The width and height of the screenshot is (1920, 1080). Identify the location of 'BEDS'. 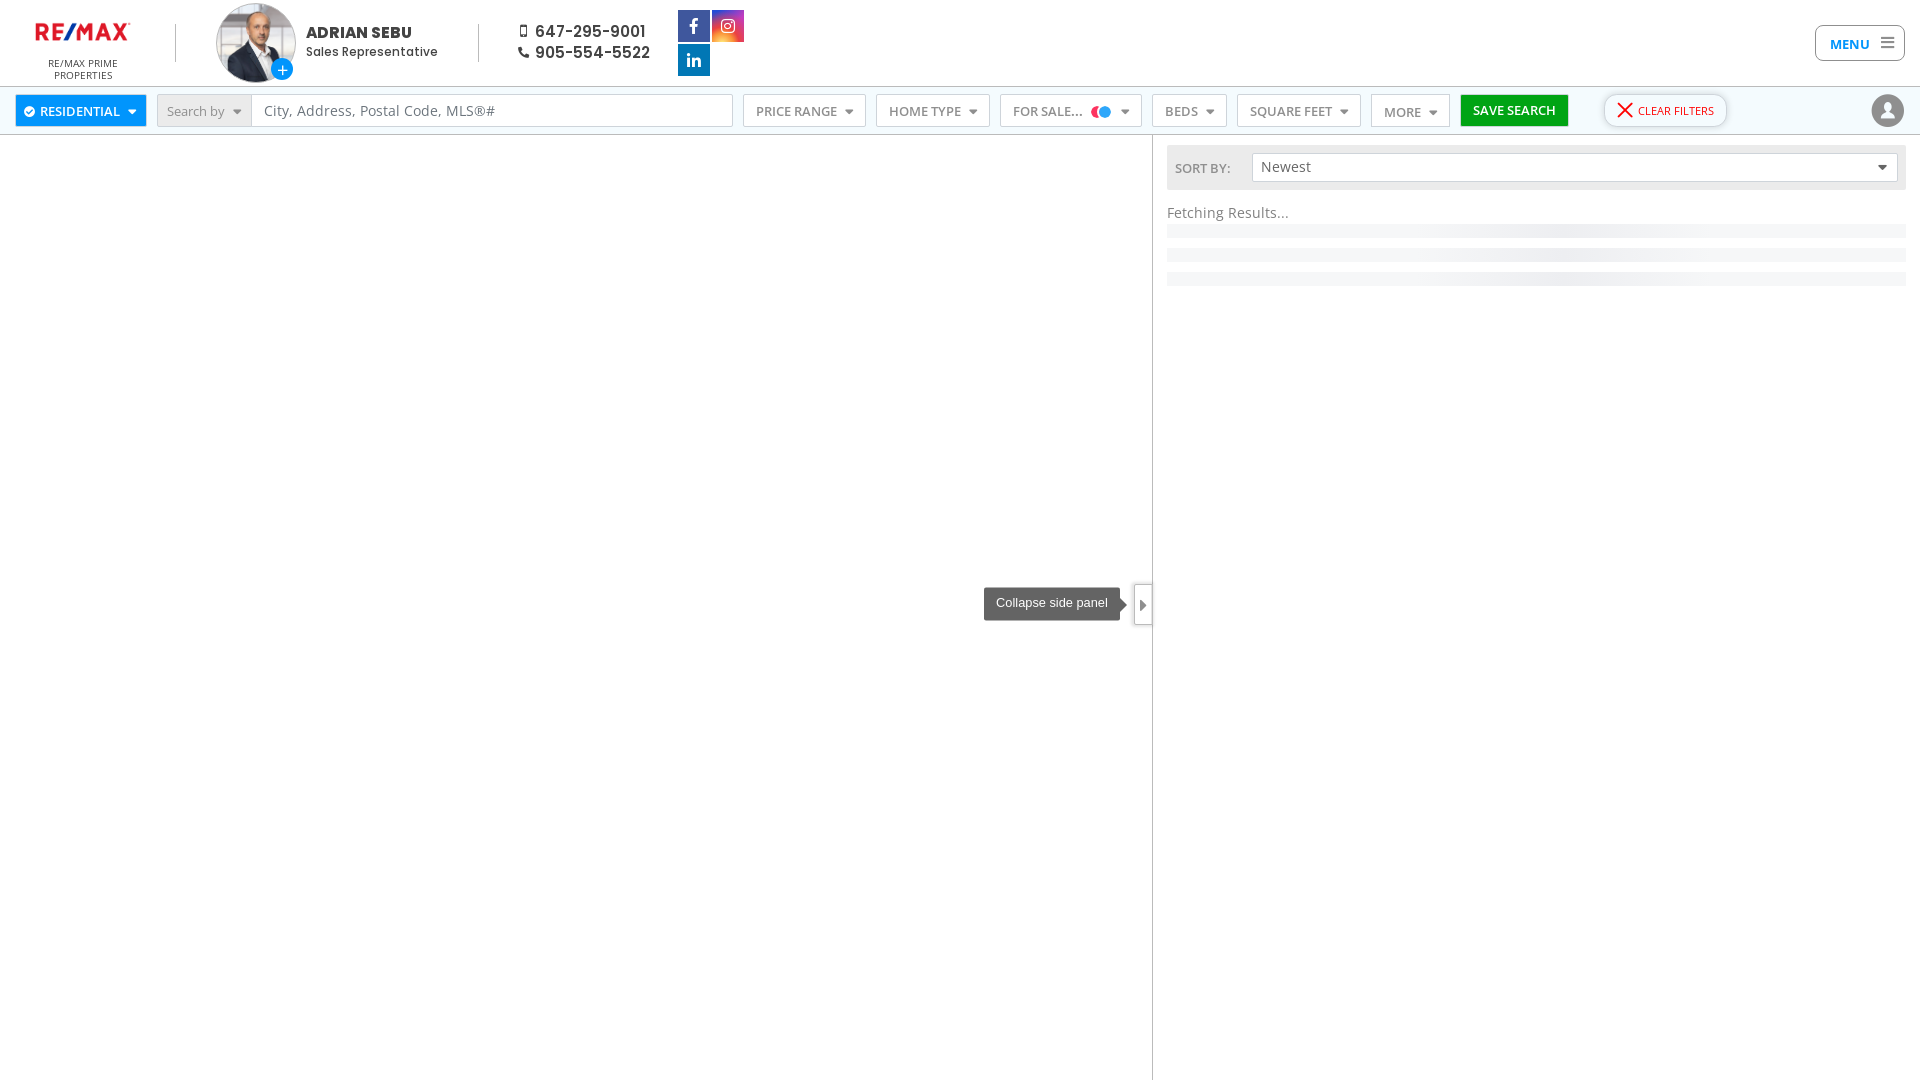
(1189, 111).